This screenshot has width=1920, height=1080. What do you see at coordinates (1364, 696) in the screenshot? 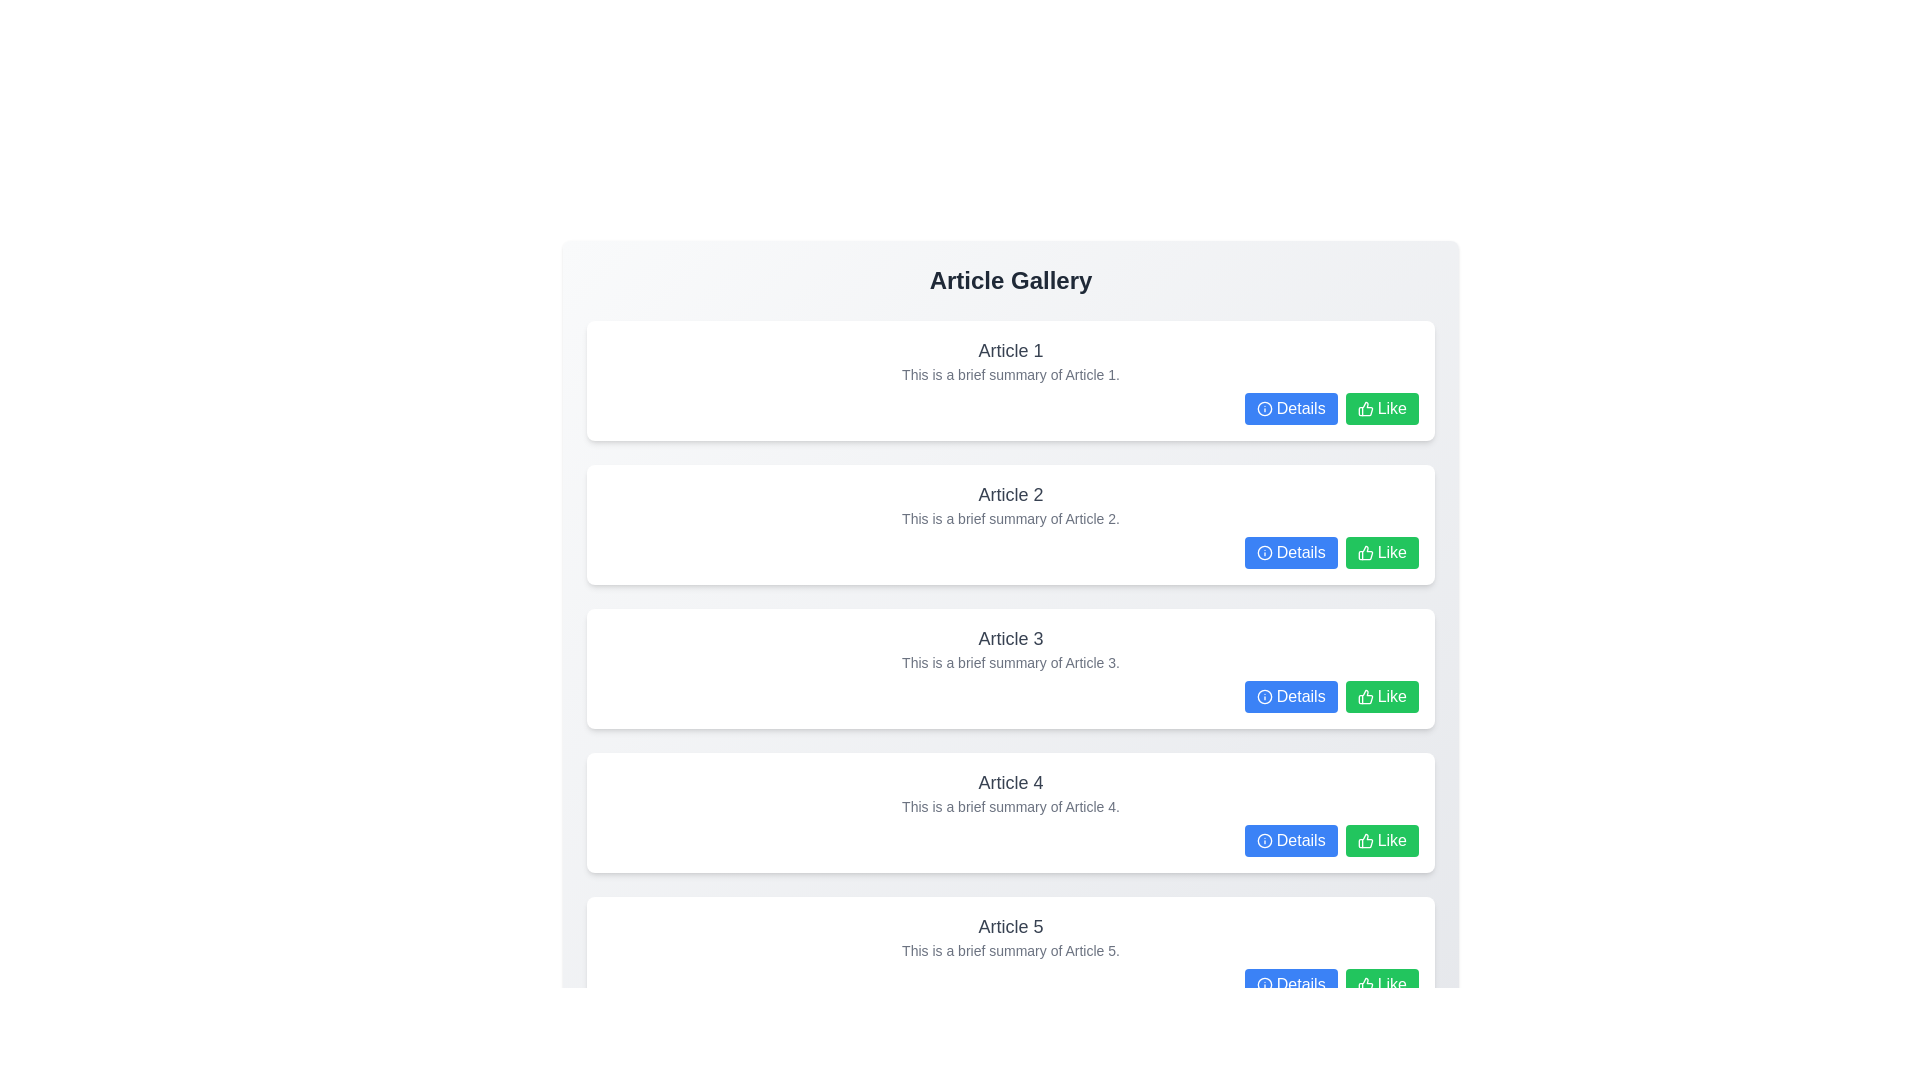
I see `the interactive 'Like' icon for 'Article 4' to register a positive feedback action` at bounding box center [1364, 696].